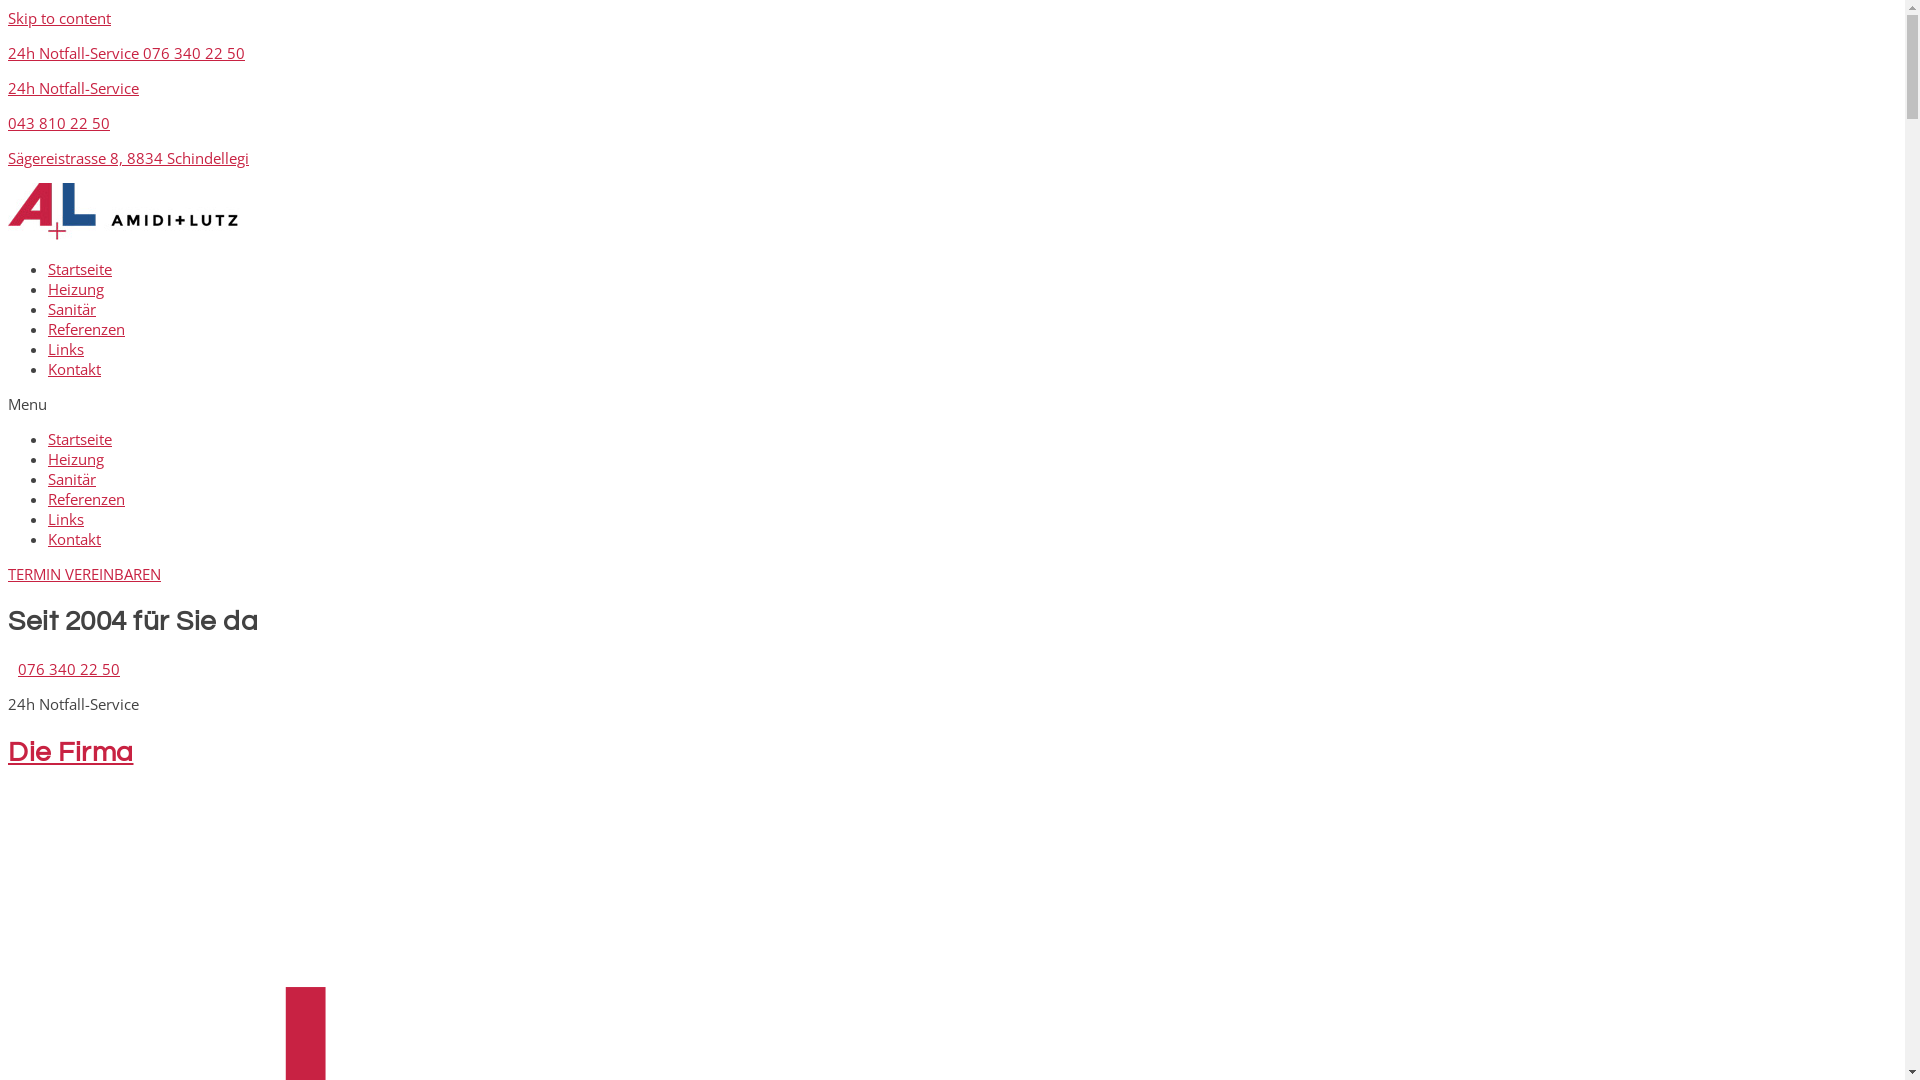 The height and width of the screenshot is (1080, 1920). What do you see at coordinates (66, 347) in the screenshot?
I see `'Links'` at bounding box center [66, 347].